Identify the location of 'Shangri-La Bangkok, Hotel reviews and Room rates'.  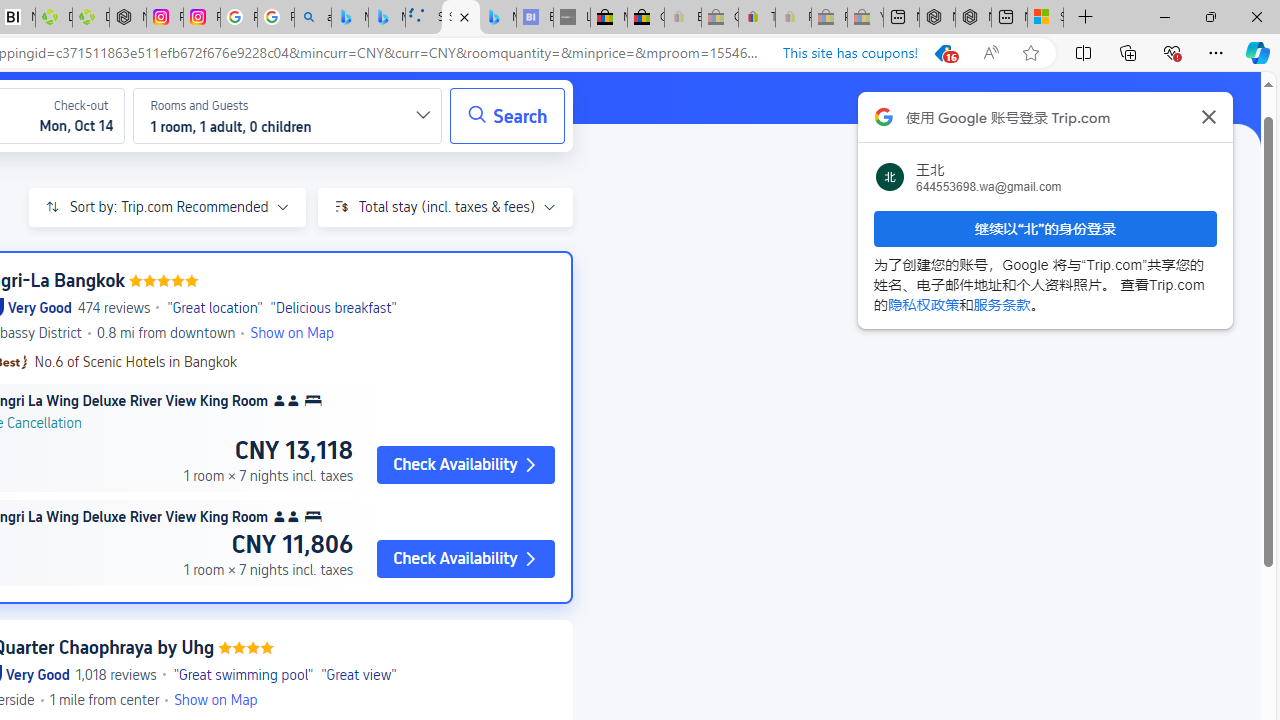
(459, 17).